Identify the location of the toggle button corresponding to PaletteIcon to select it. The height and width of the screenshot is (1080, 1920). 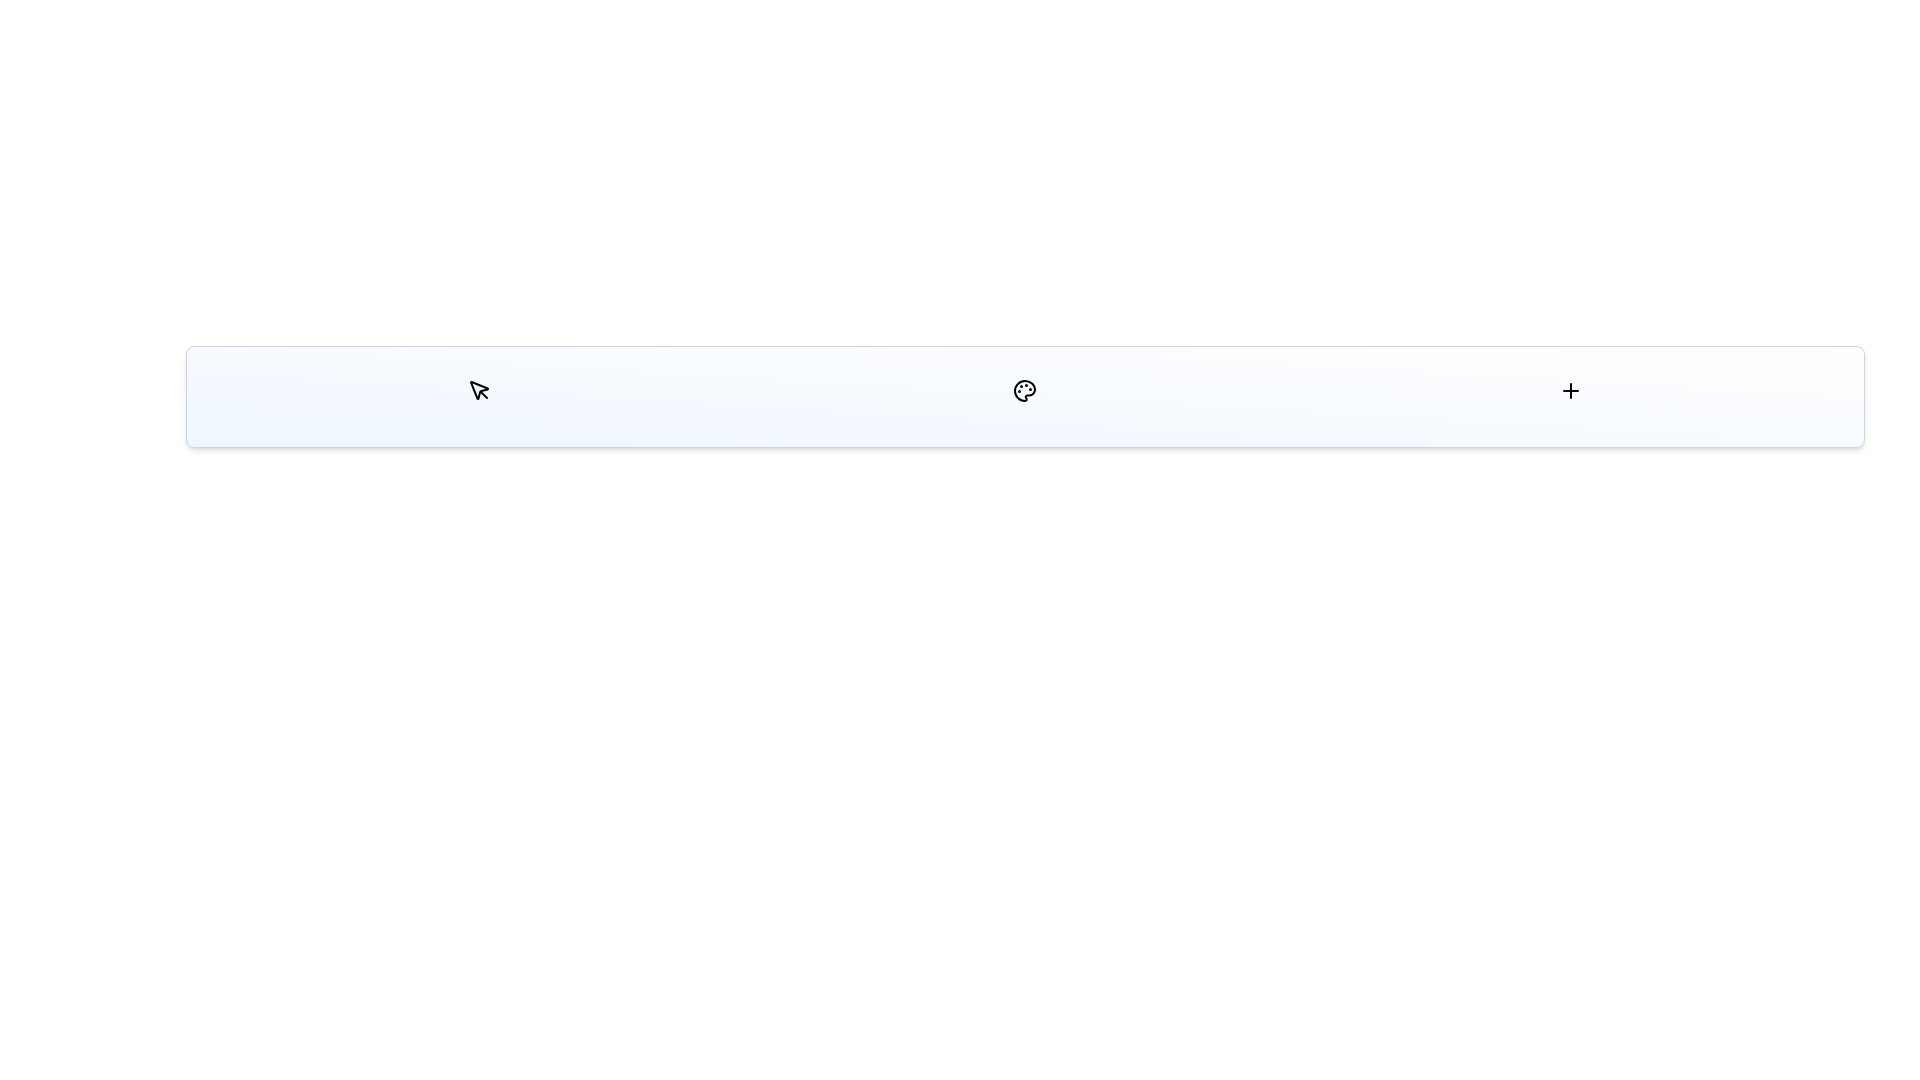
(1025, 390).